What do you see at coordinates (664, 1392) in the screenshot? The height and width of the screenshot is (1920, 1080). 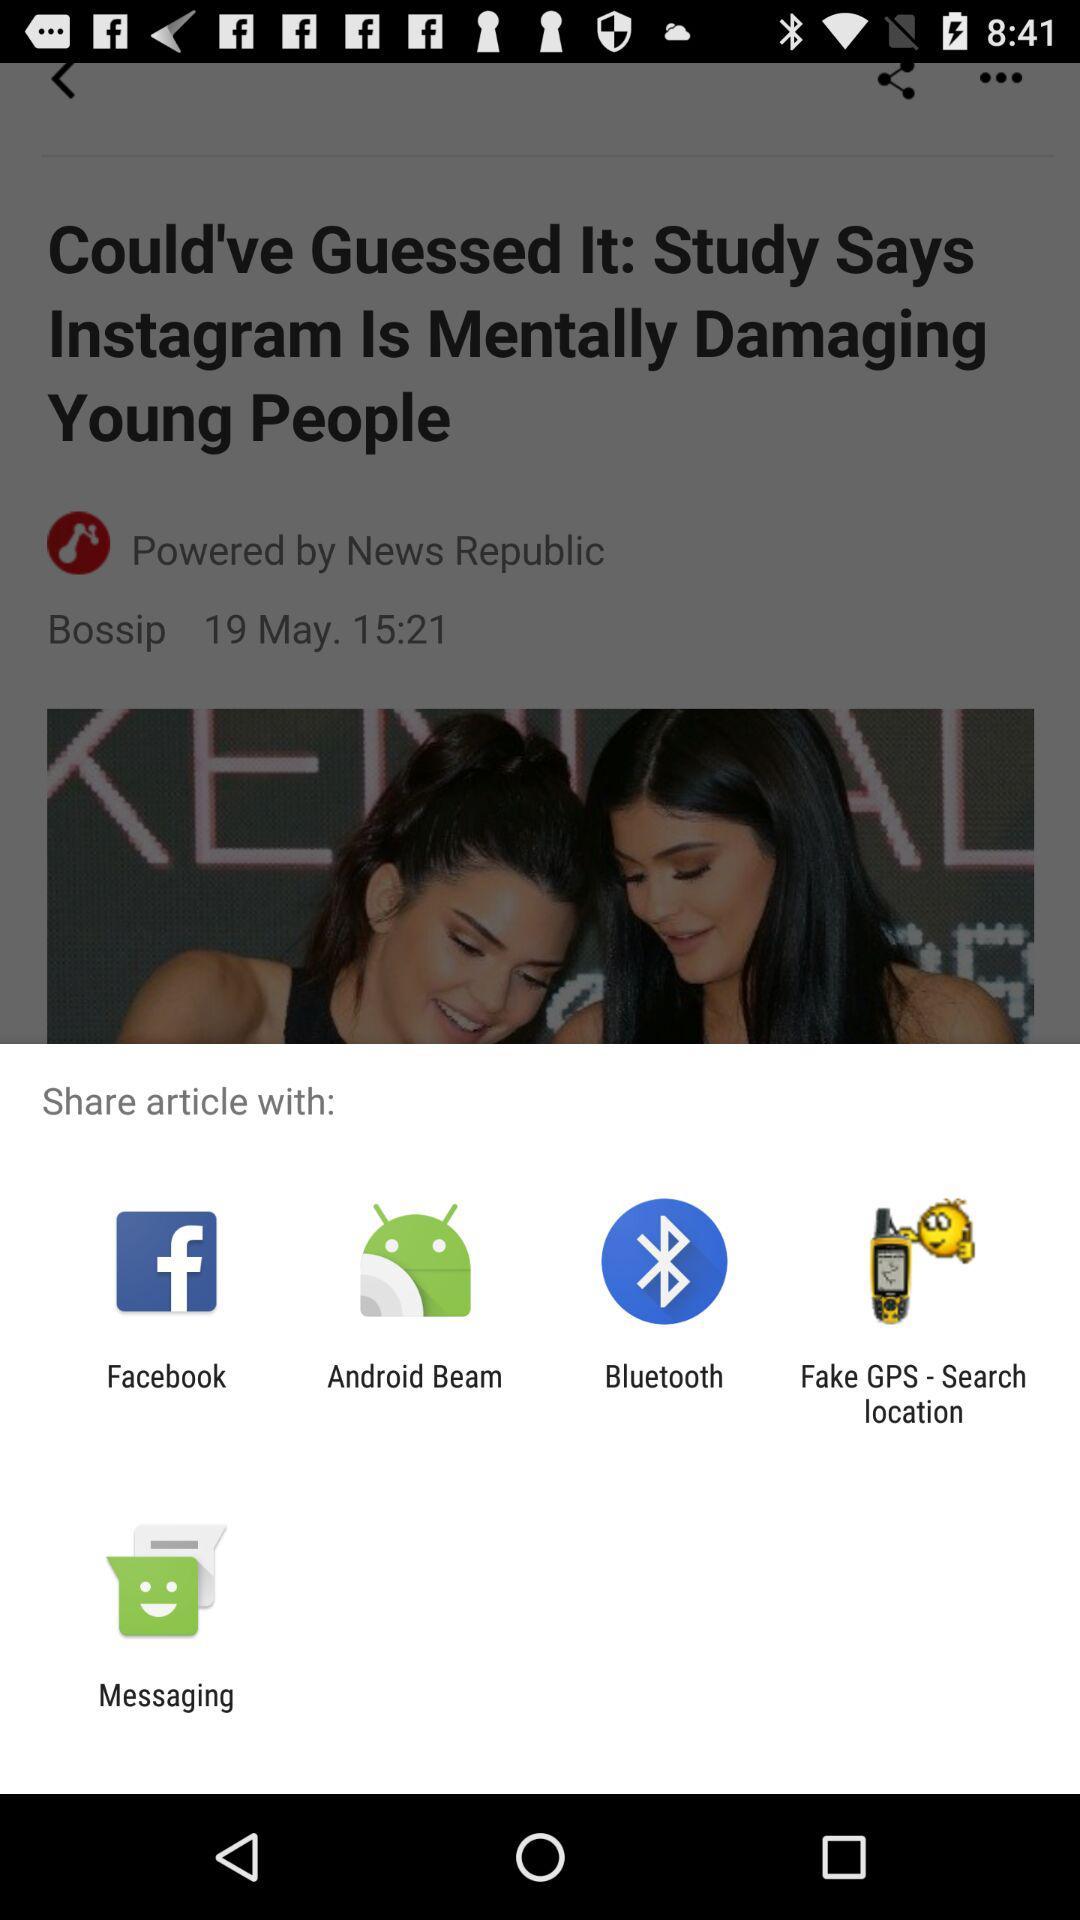 I see `bluetooth app` at bounding box center [664, 1392].